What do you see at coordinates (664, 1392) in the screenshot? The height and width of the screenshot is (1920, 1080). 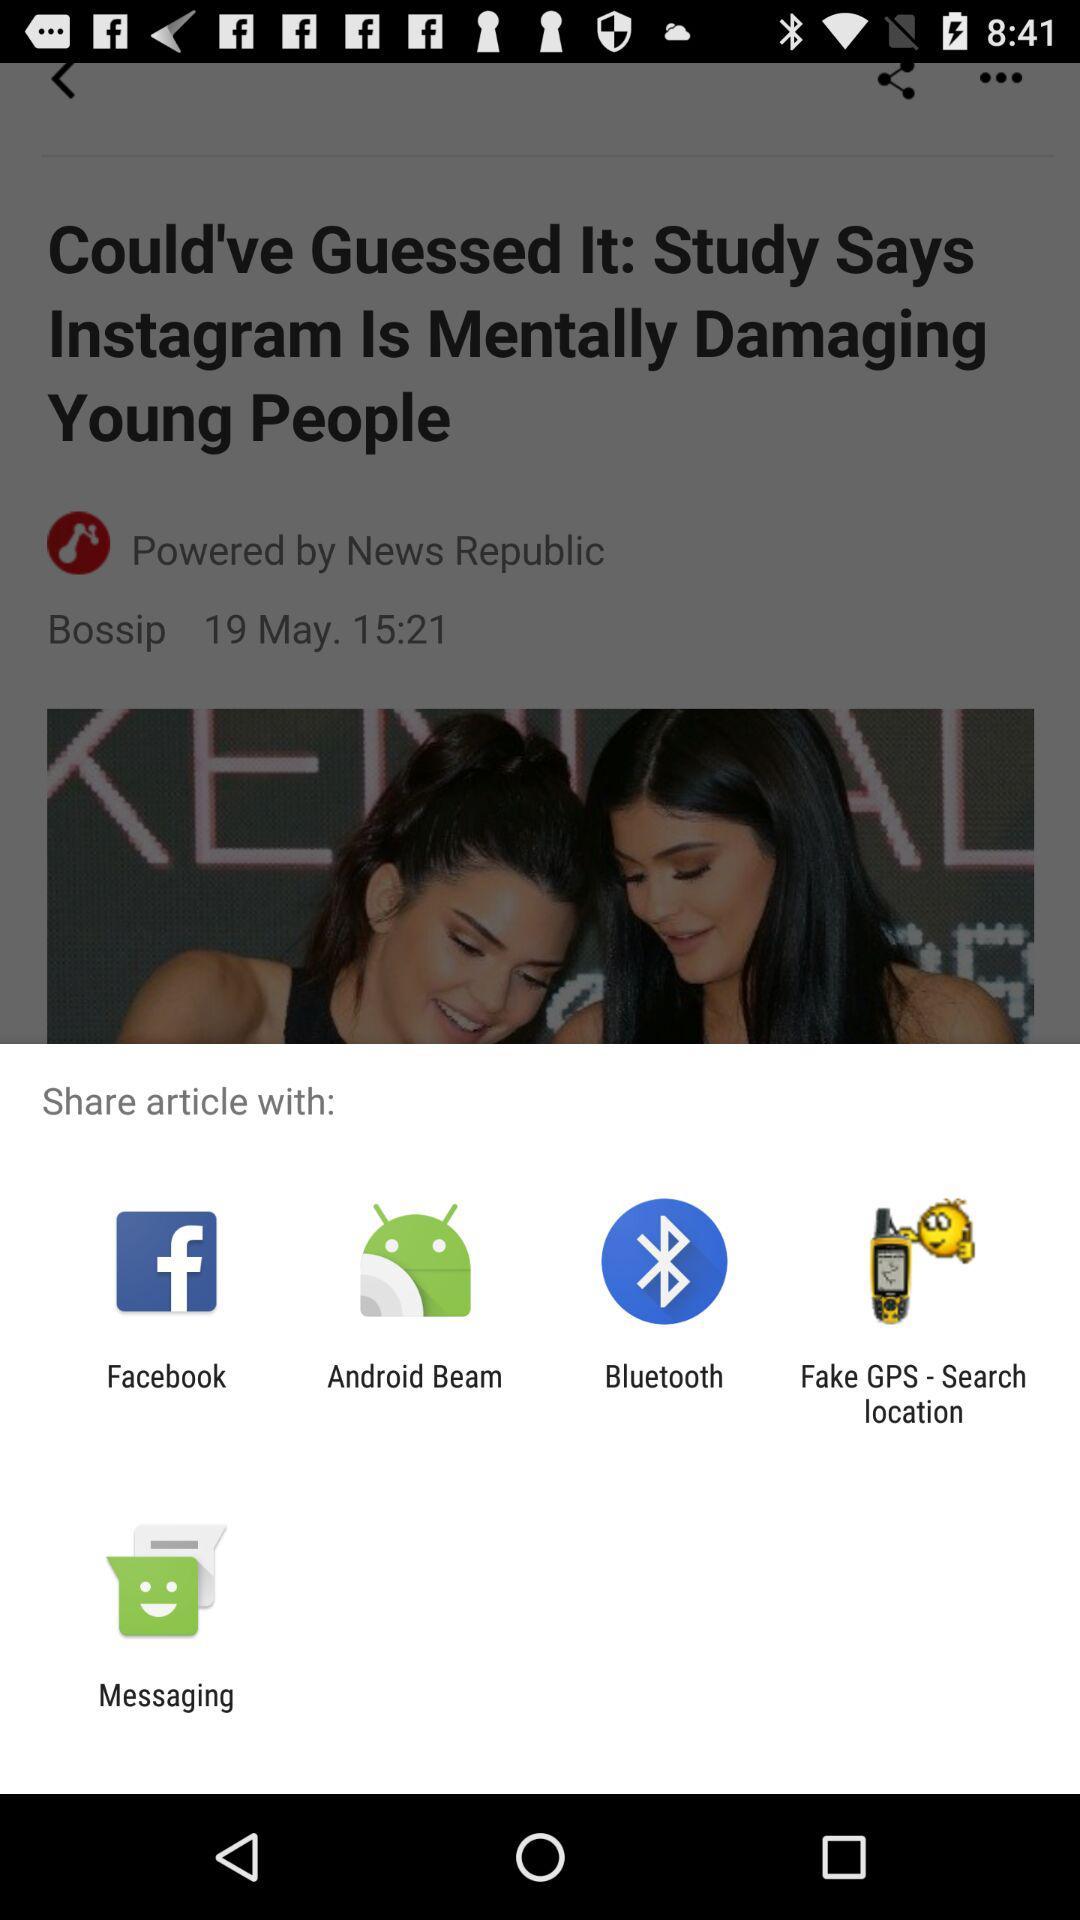 I see `bluetooth app` at bounding box center [664, 1392].